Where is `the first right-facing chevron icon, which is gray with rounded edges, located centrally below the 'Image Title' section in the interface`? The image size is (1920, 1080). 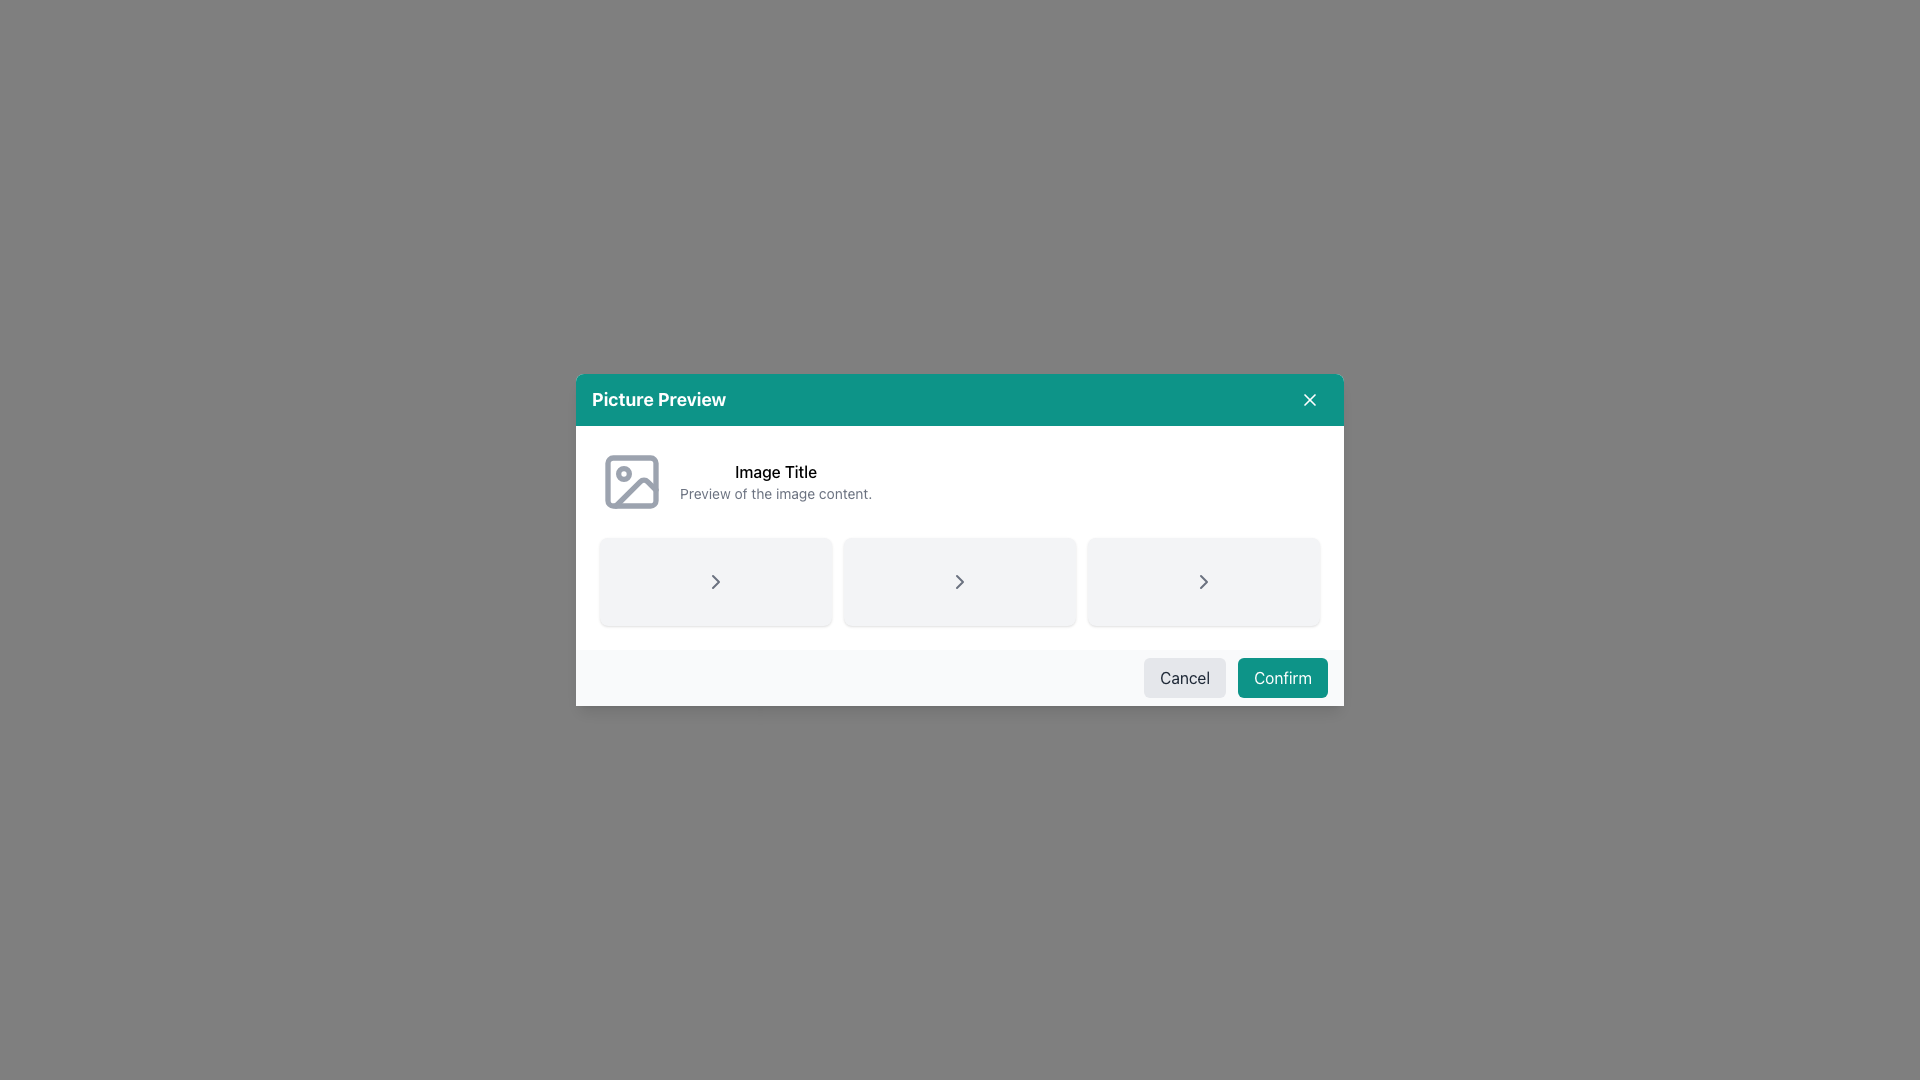 the first right-facing chevron icon, which is gray with rounded edges, located centrally below the 'Image Title' section in the interface is located at coordinates (715, 582).